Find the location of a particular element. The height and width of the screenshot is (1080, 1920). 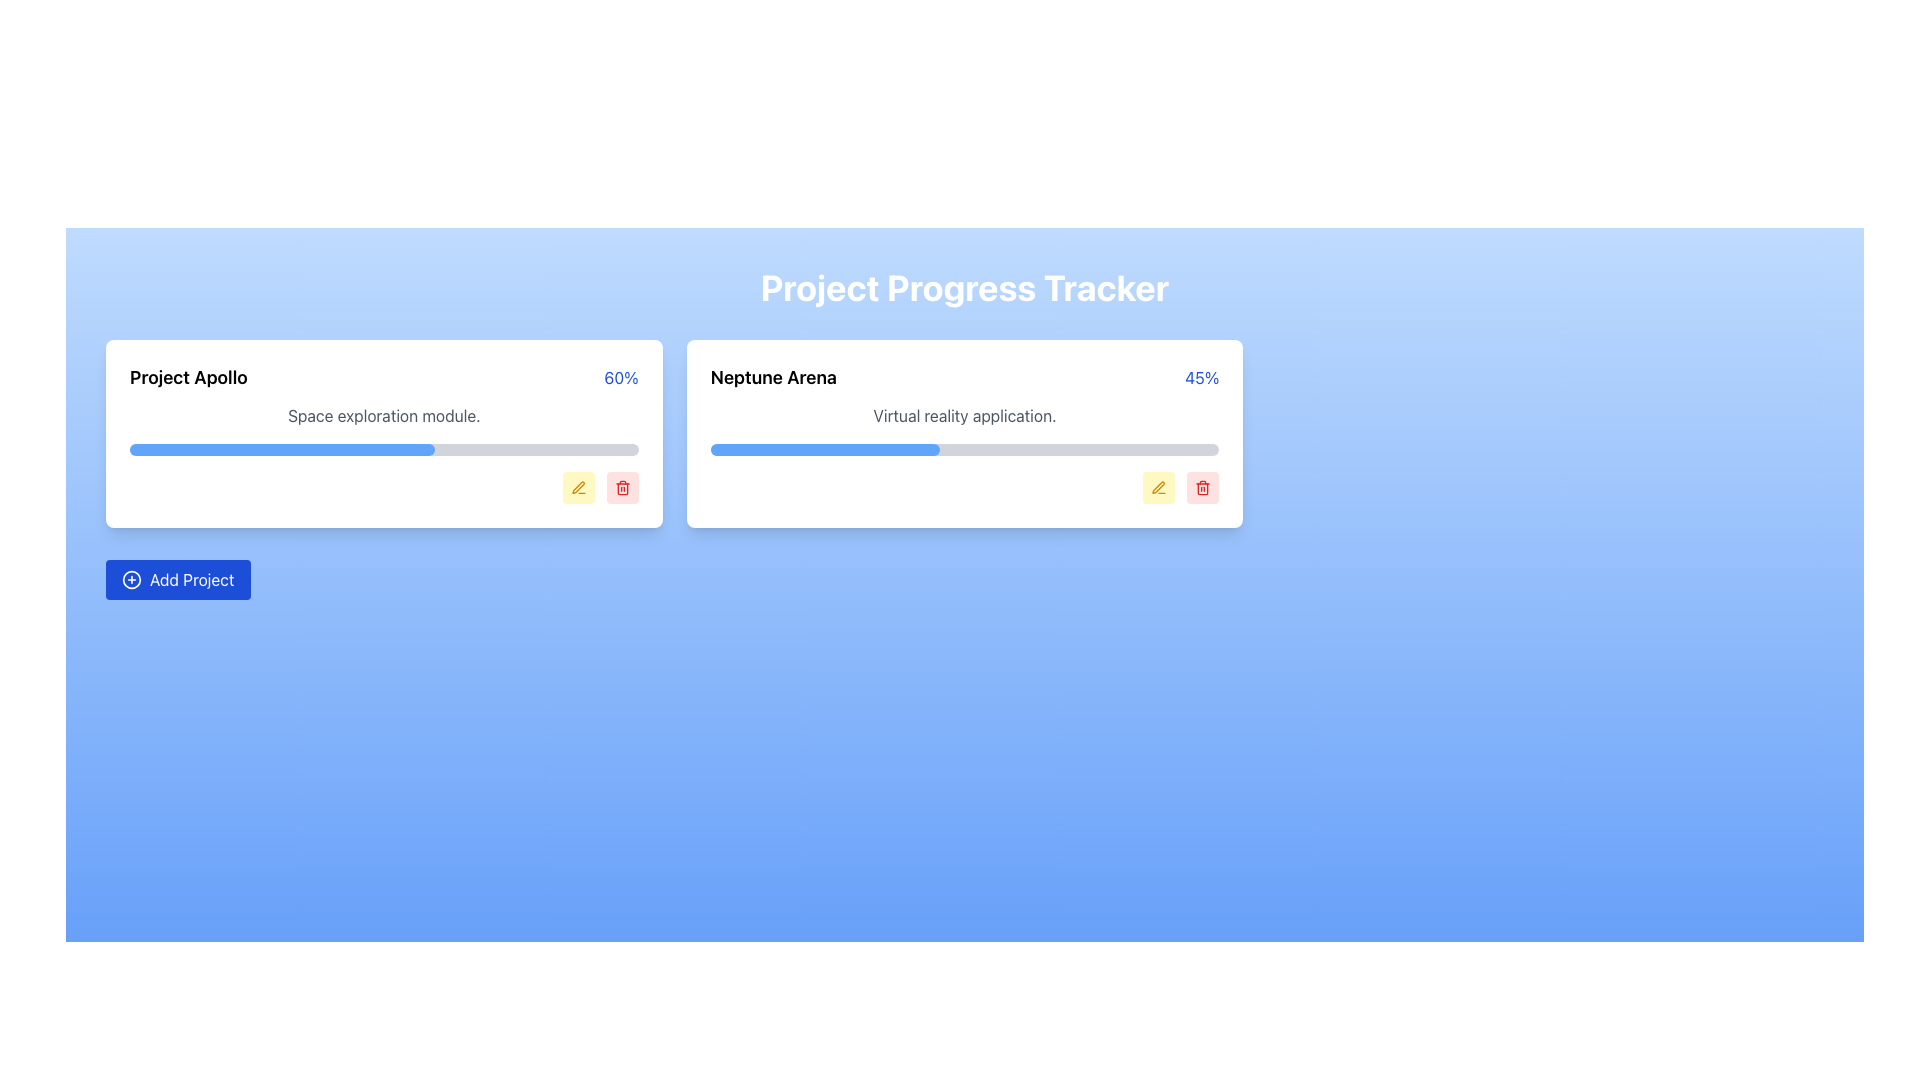

text content of the Text Label that displays the title or identifier of the project, located in the upper-left region of the first project card is located at coordinates (188, 378).